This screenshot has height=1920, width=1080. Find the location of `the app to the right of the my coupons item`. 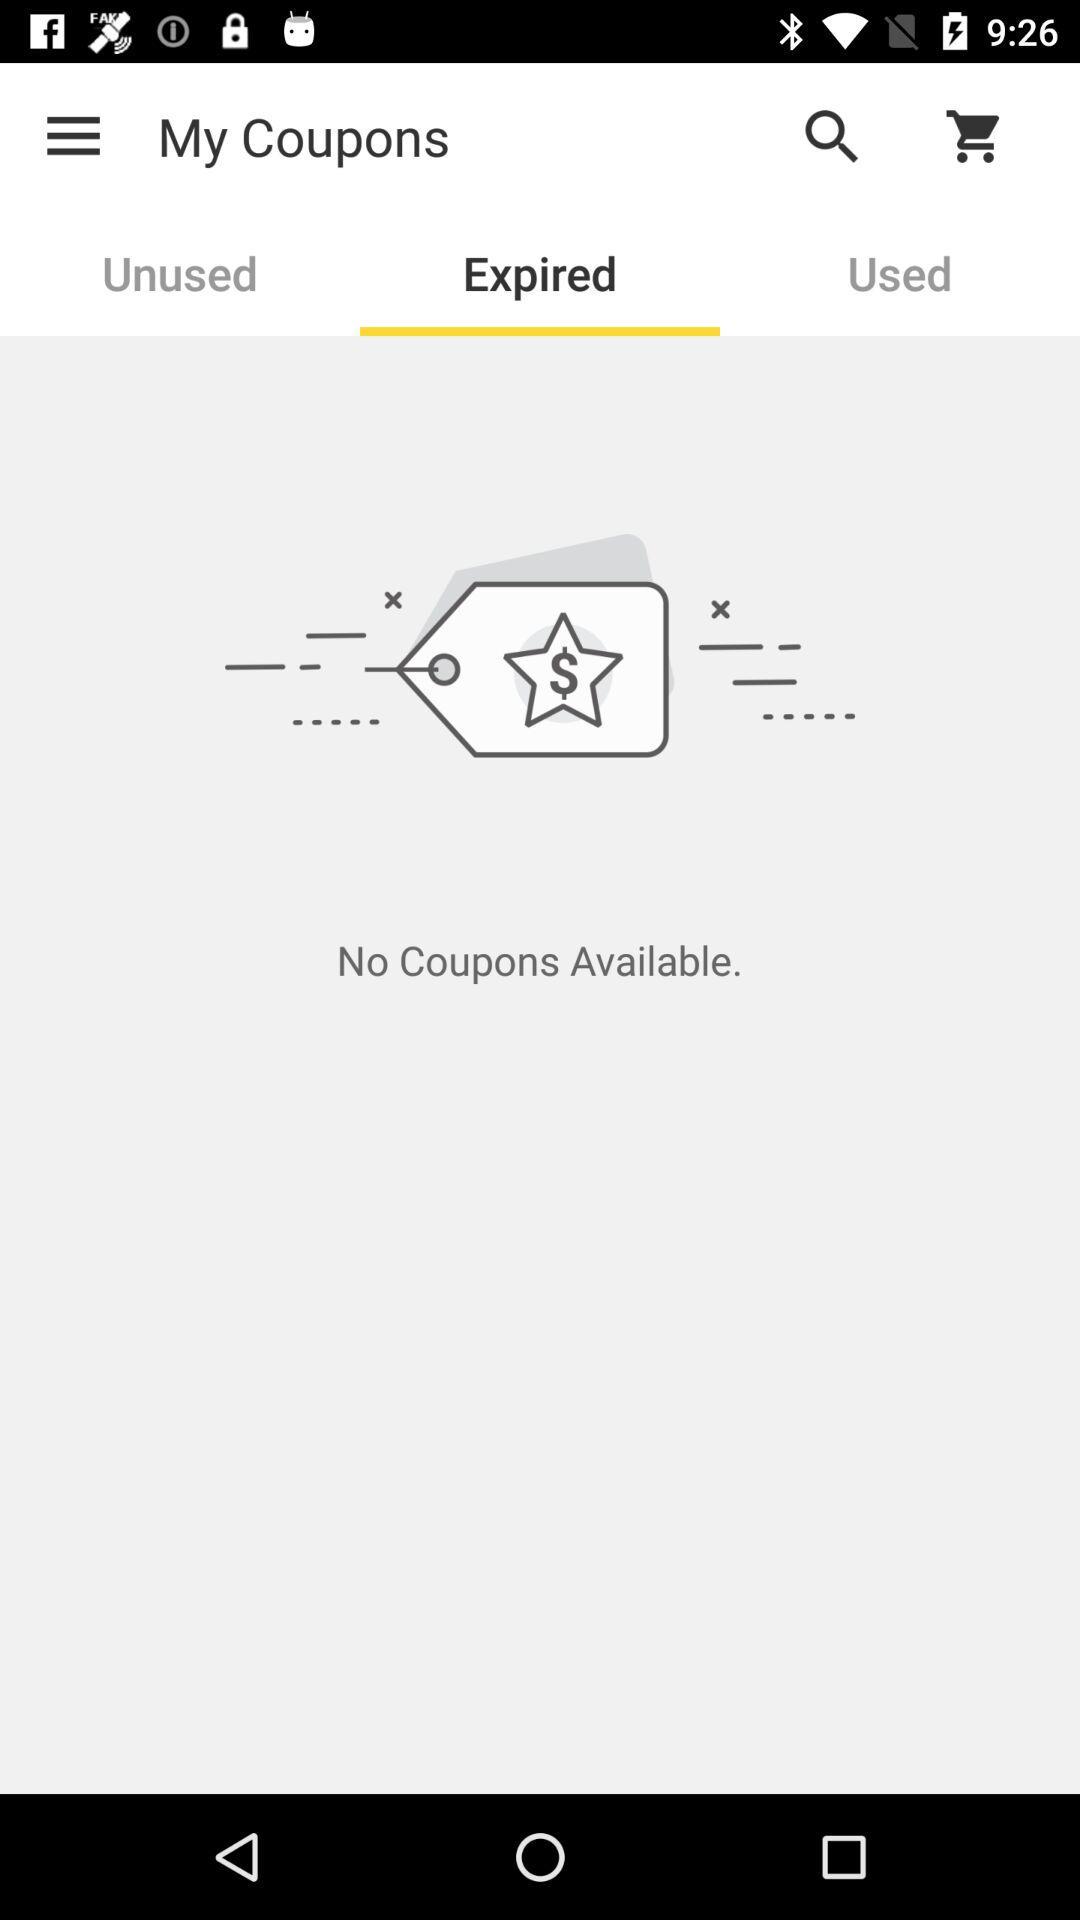

the app to the right of the my coupons item is located at coordinates (831, 135).